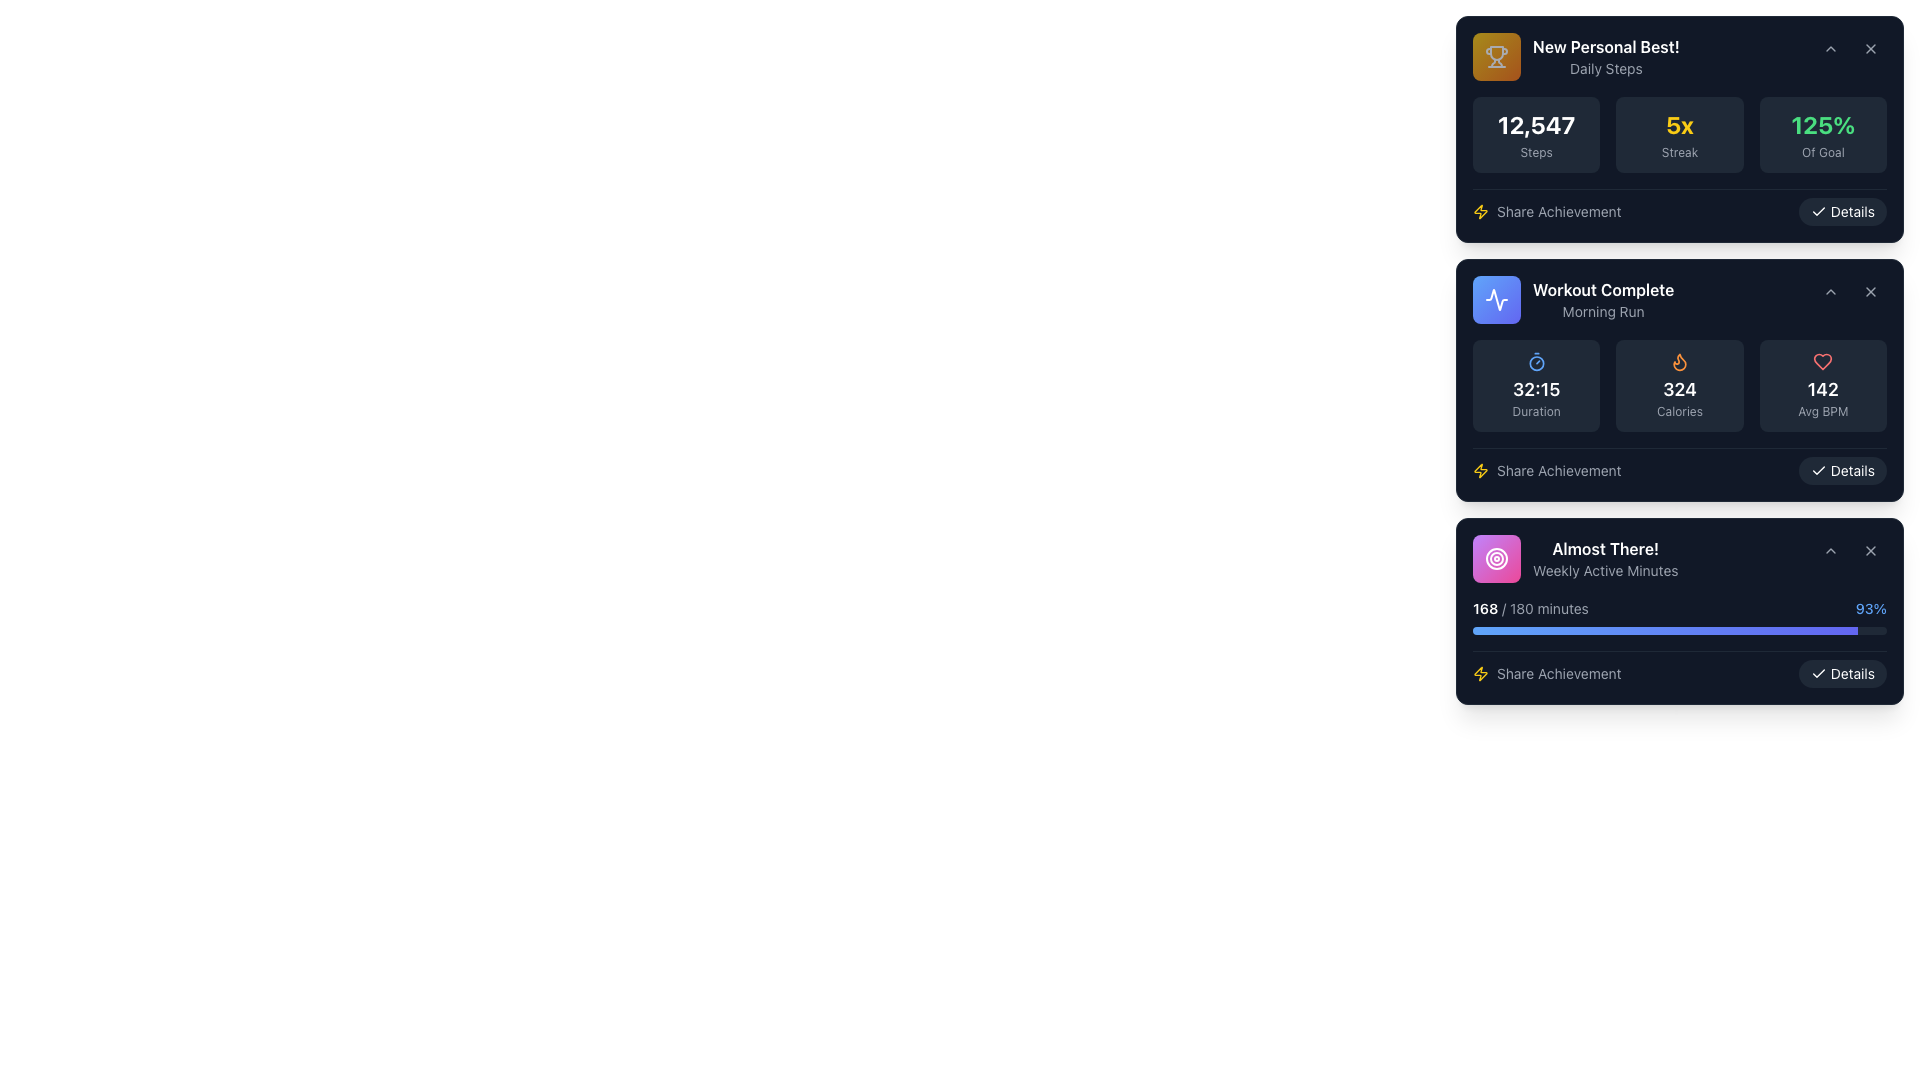 This screenshot has width=1920, height=1080. I want to click on the 'Morning Run' text label displayed in light gray color, so click(1603, 312).